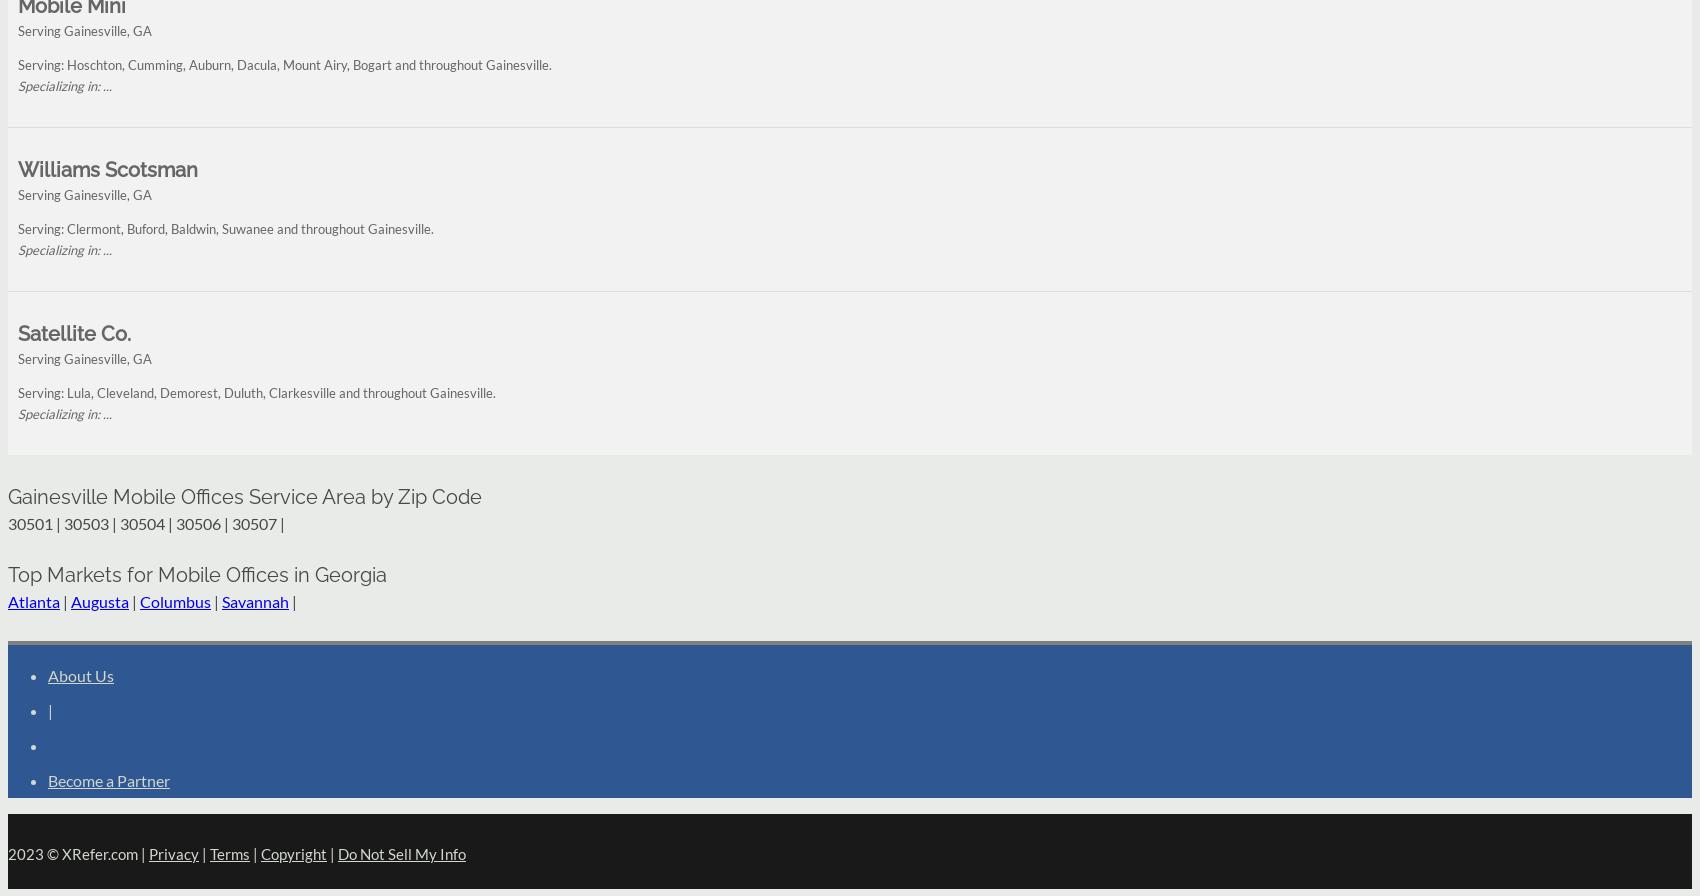  I want to click on 'Serving:
											Clermont, Buford, Baldwin, Suwanee and throughout Gainesville.', so click(225, 228).